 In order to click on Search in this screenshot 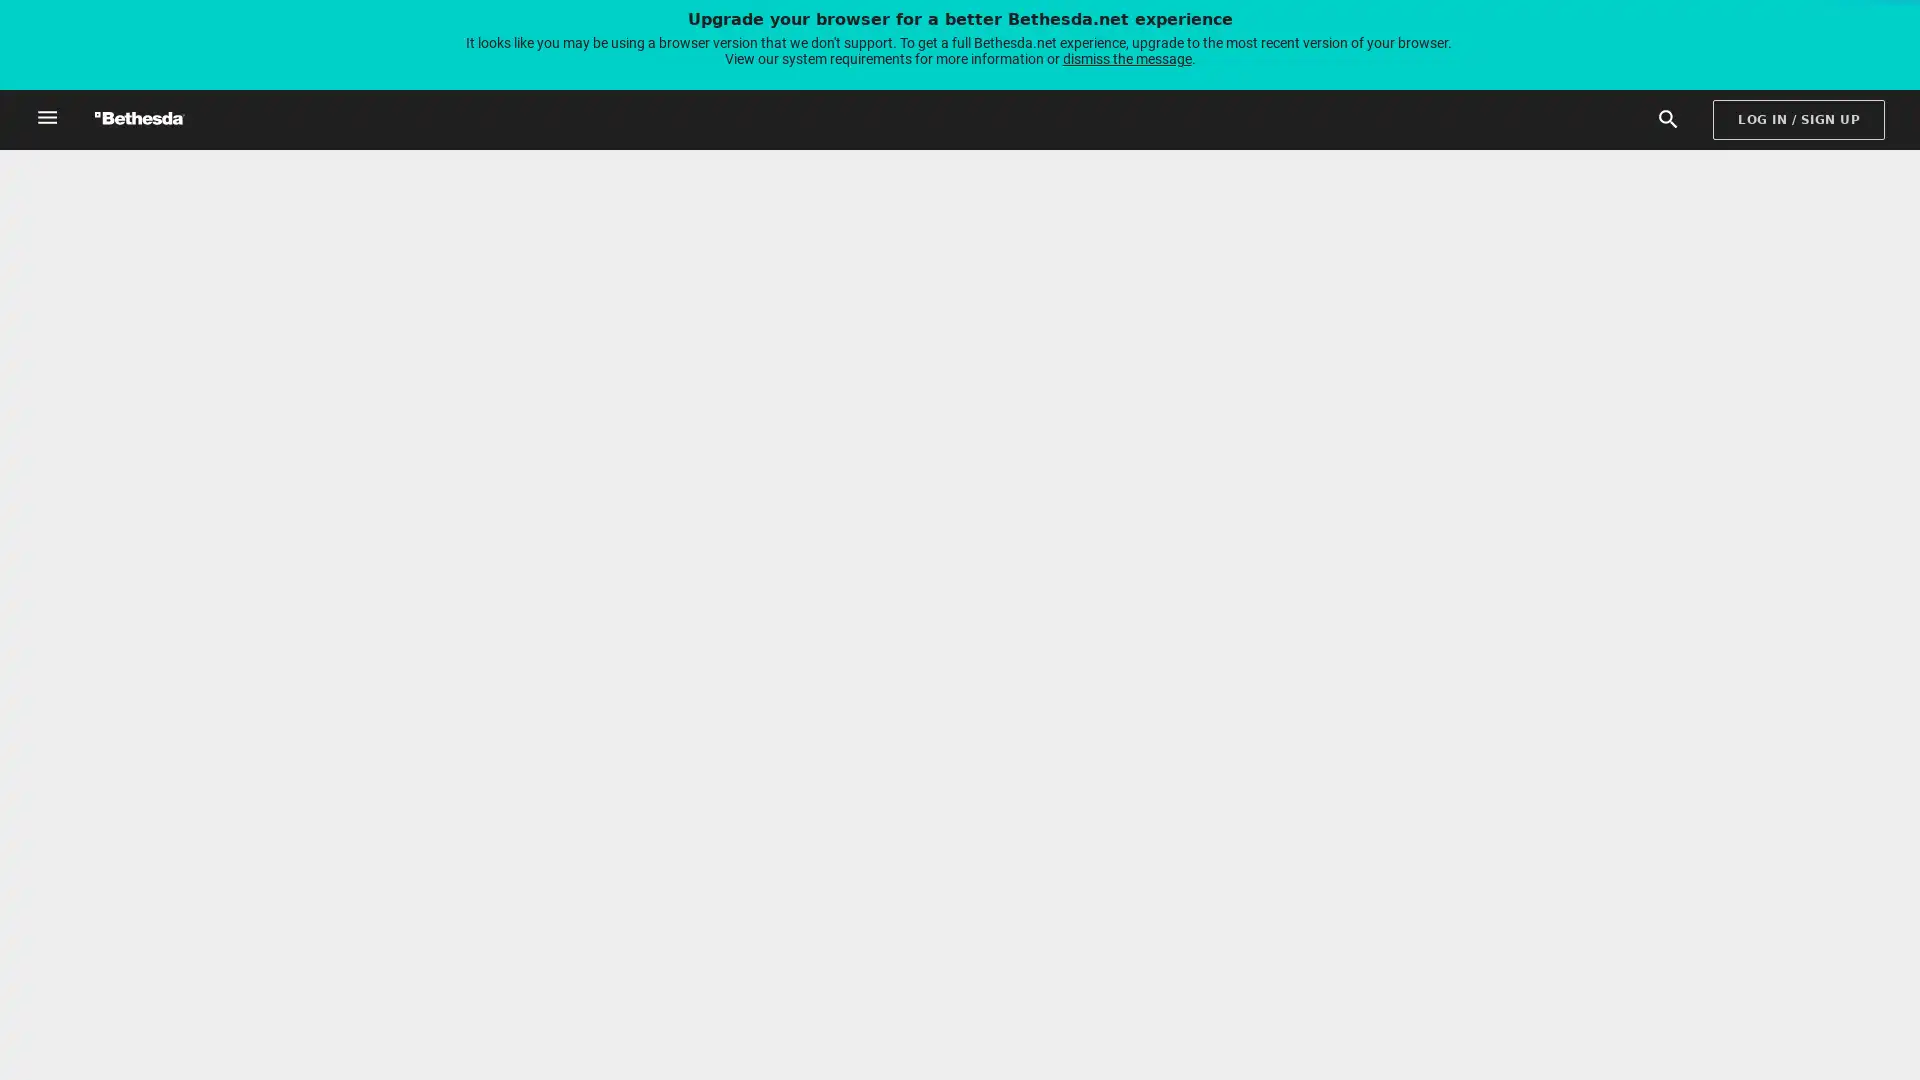, I will do `click(1677, 119)`.